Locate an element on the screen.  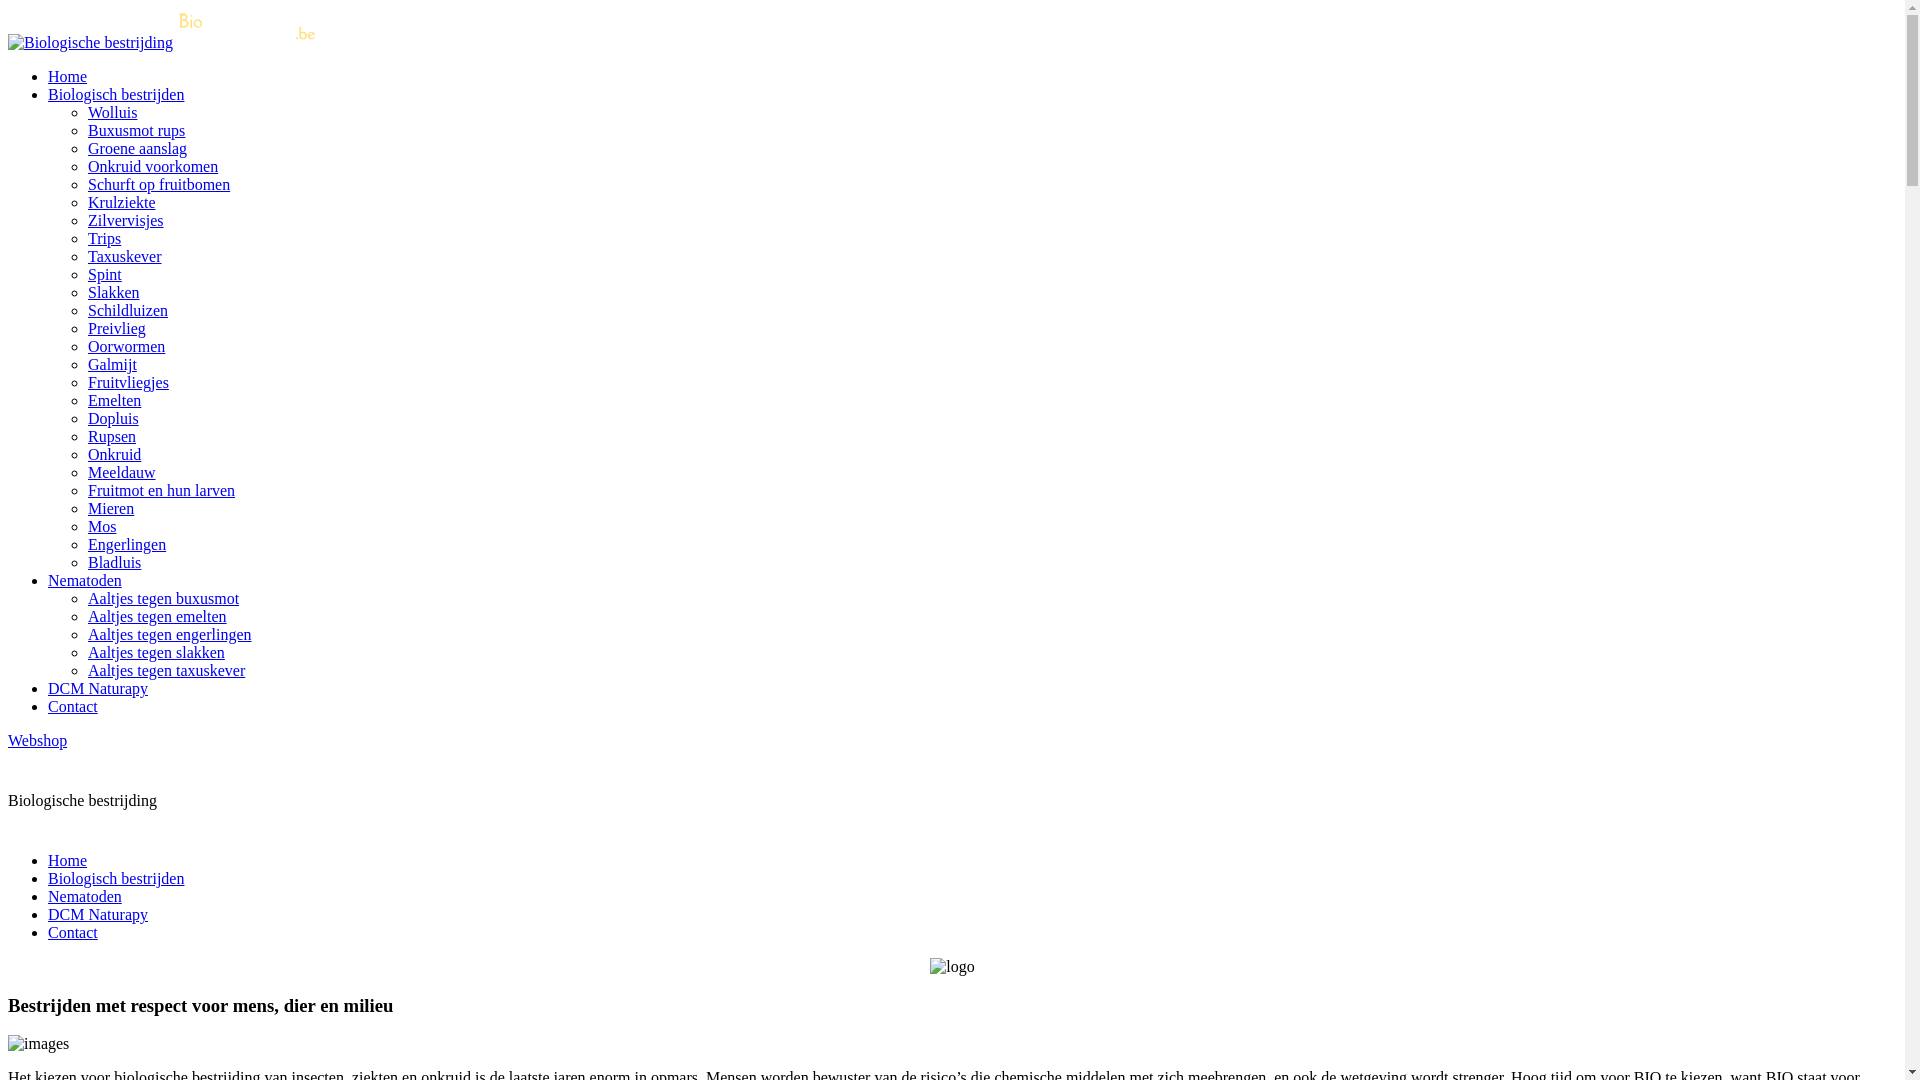
'Meeldauw' is located at coordinates (120, 472).